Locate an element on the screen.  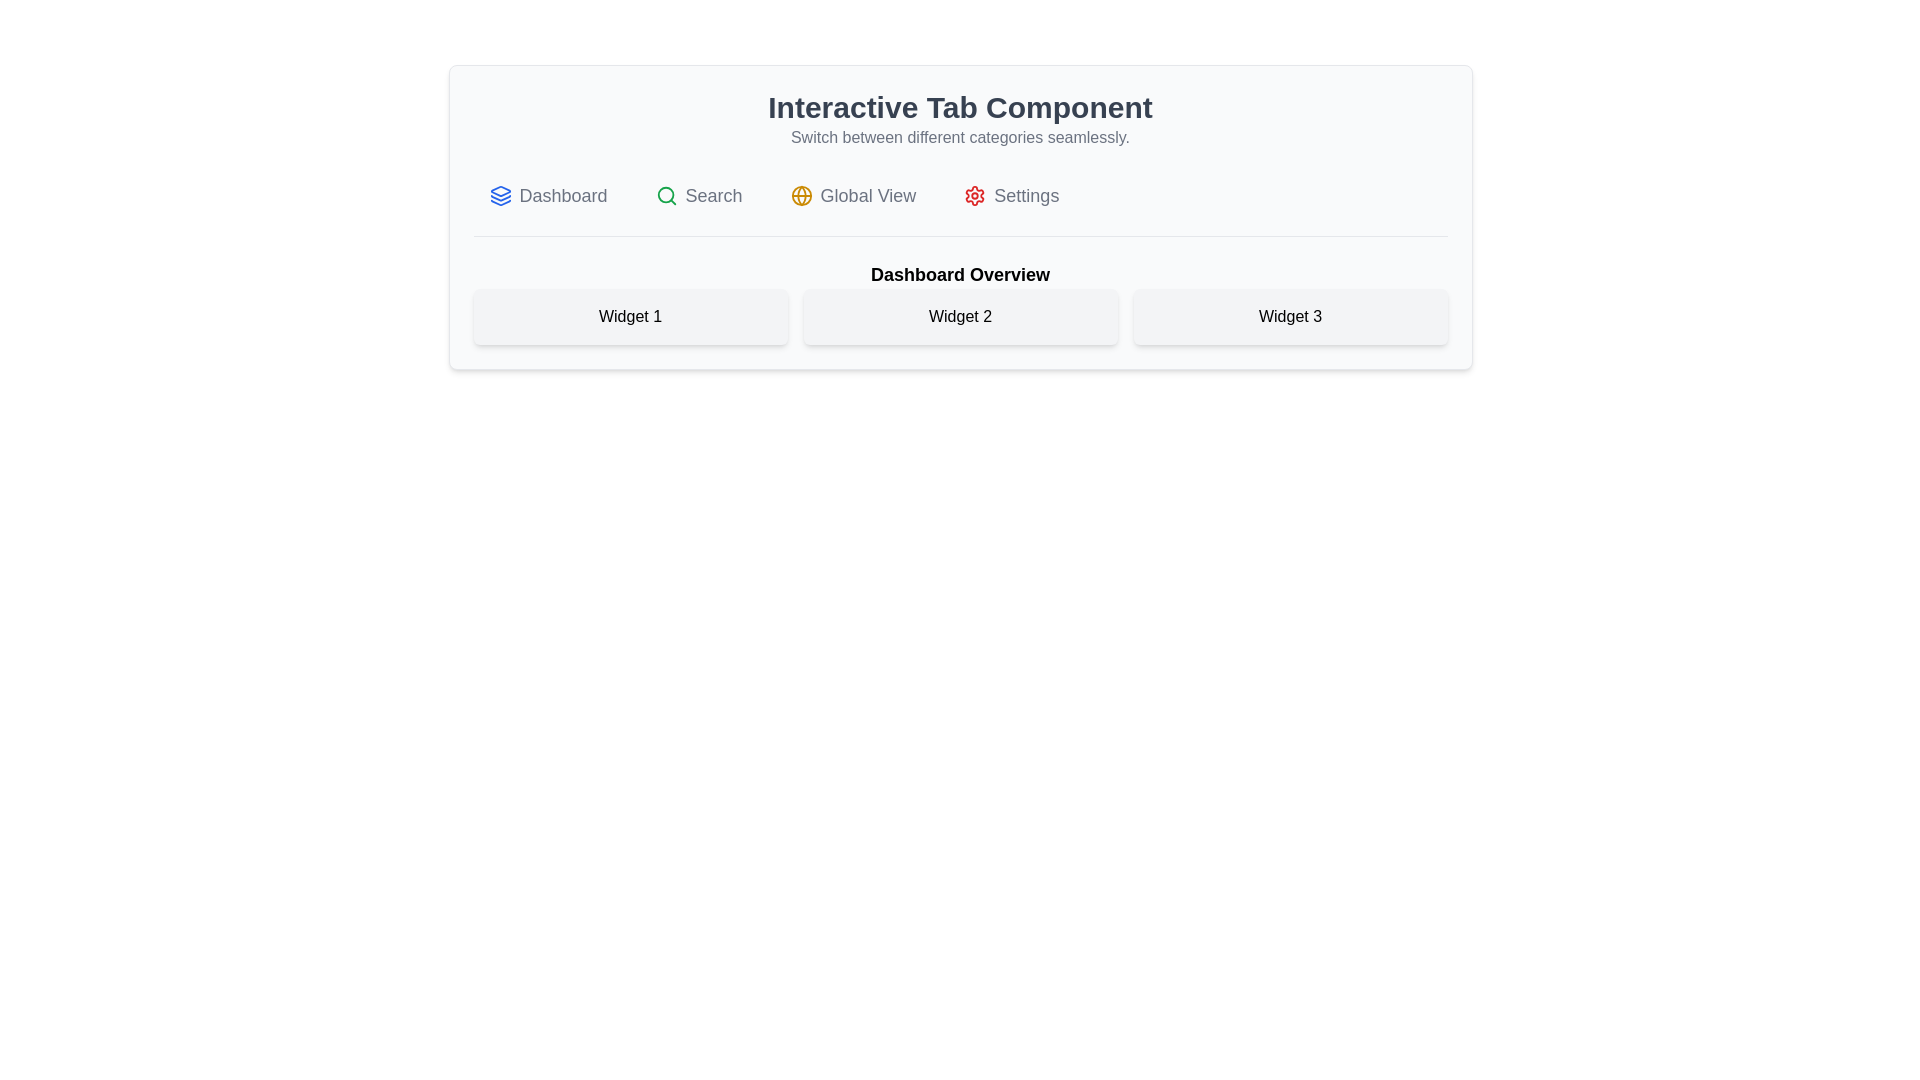
the rightmost button is located at coordinates (1011, 196).